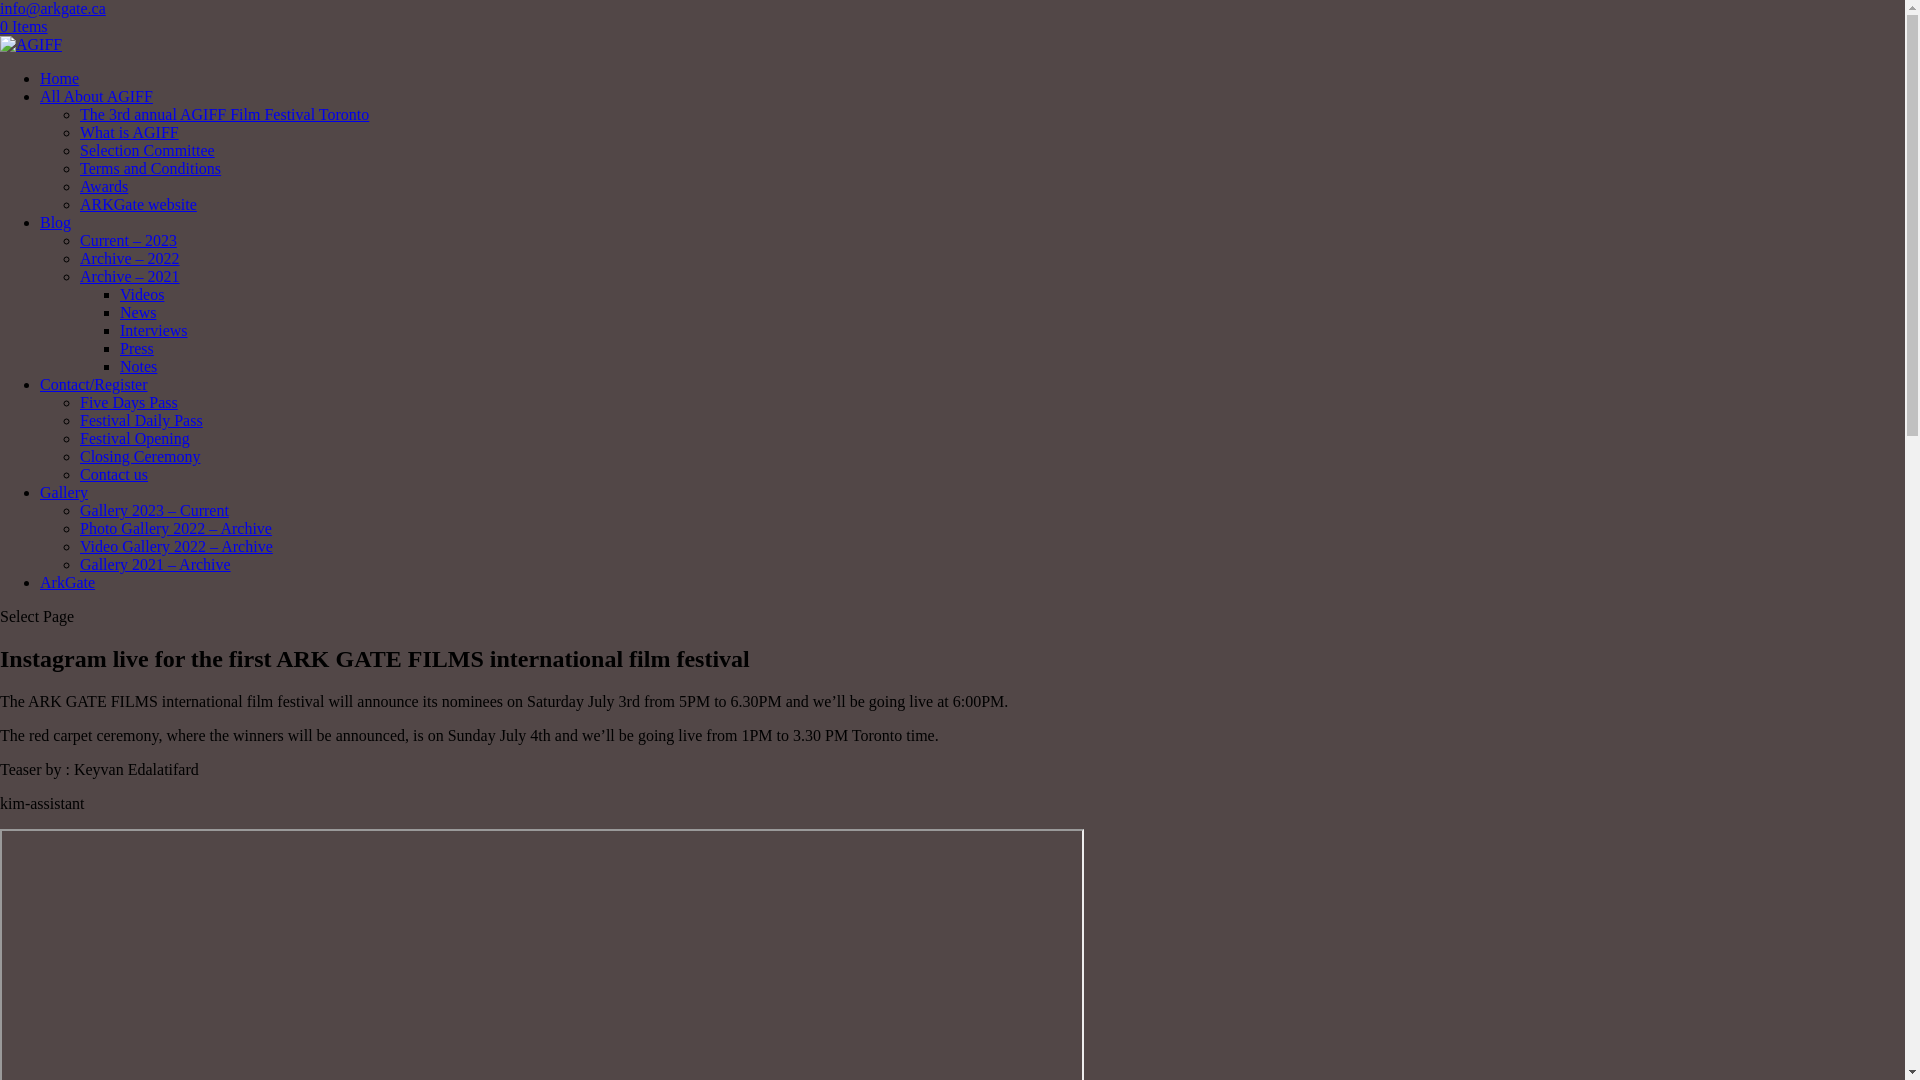 Image resolution: width=1920 pixels, height=1080 pixels. Describe the element at coordinates (128, 402) in the screenshot. I see `'Five Days Pass'` at that location.